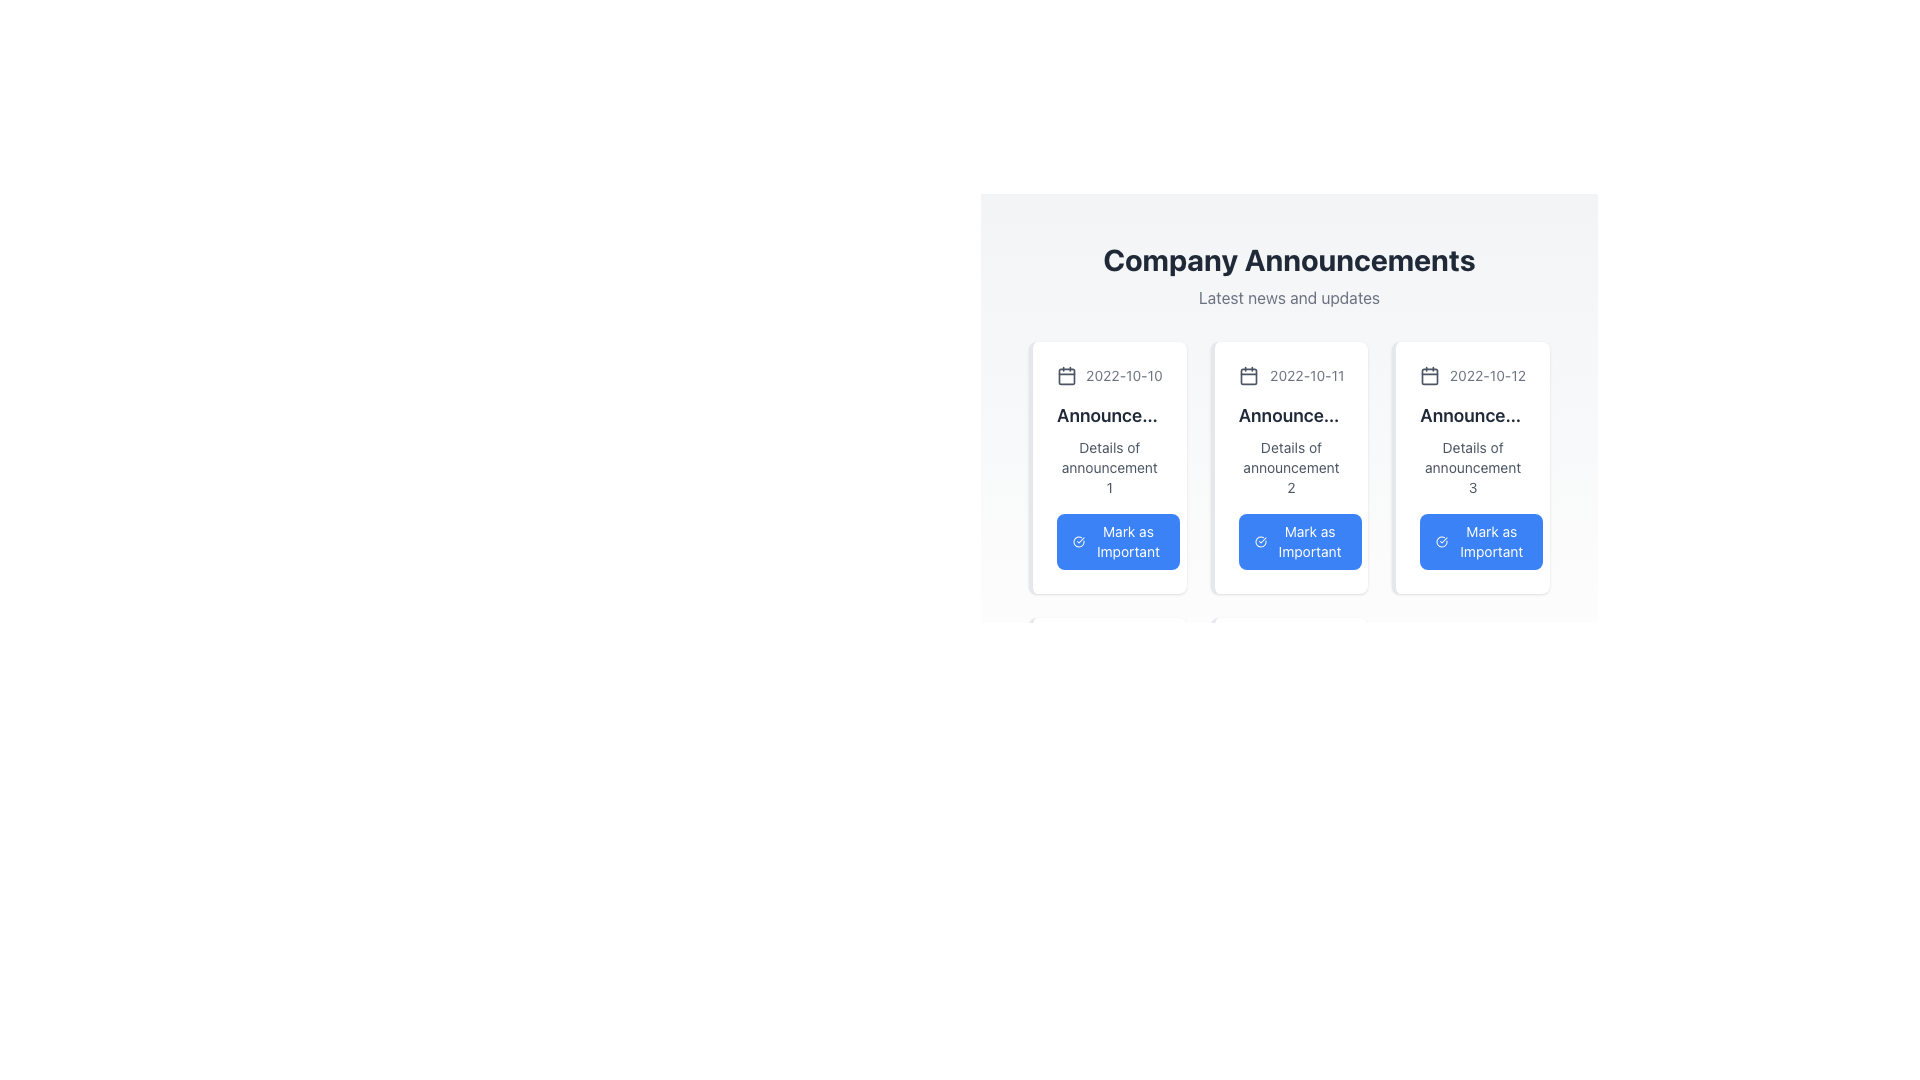 The height and width of the screenshot is (1080, 1920). What do you see at coordinates (1124, 375) in the screenshot?
I see `the text label displaying '2022-10-10' in a small gray font, located near the top-left corner below a calendar icon in the first card of the announcements list` at bounding box center [1124, 375].